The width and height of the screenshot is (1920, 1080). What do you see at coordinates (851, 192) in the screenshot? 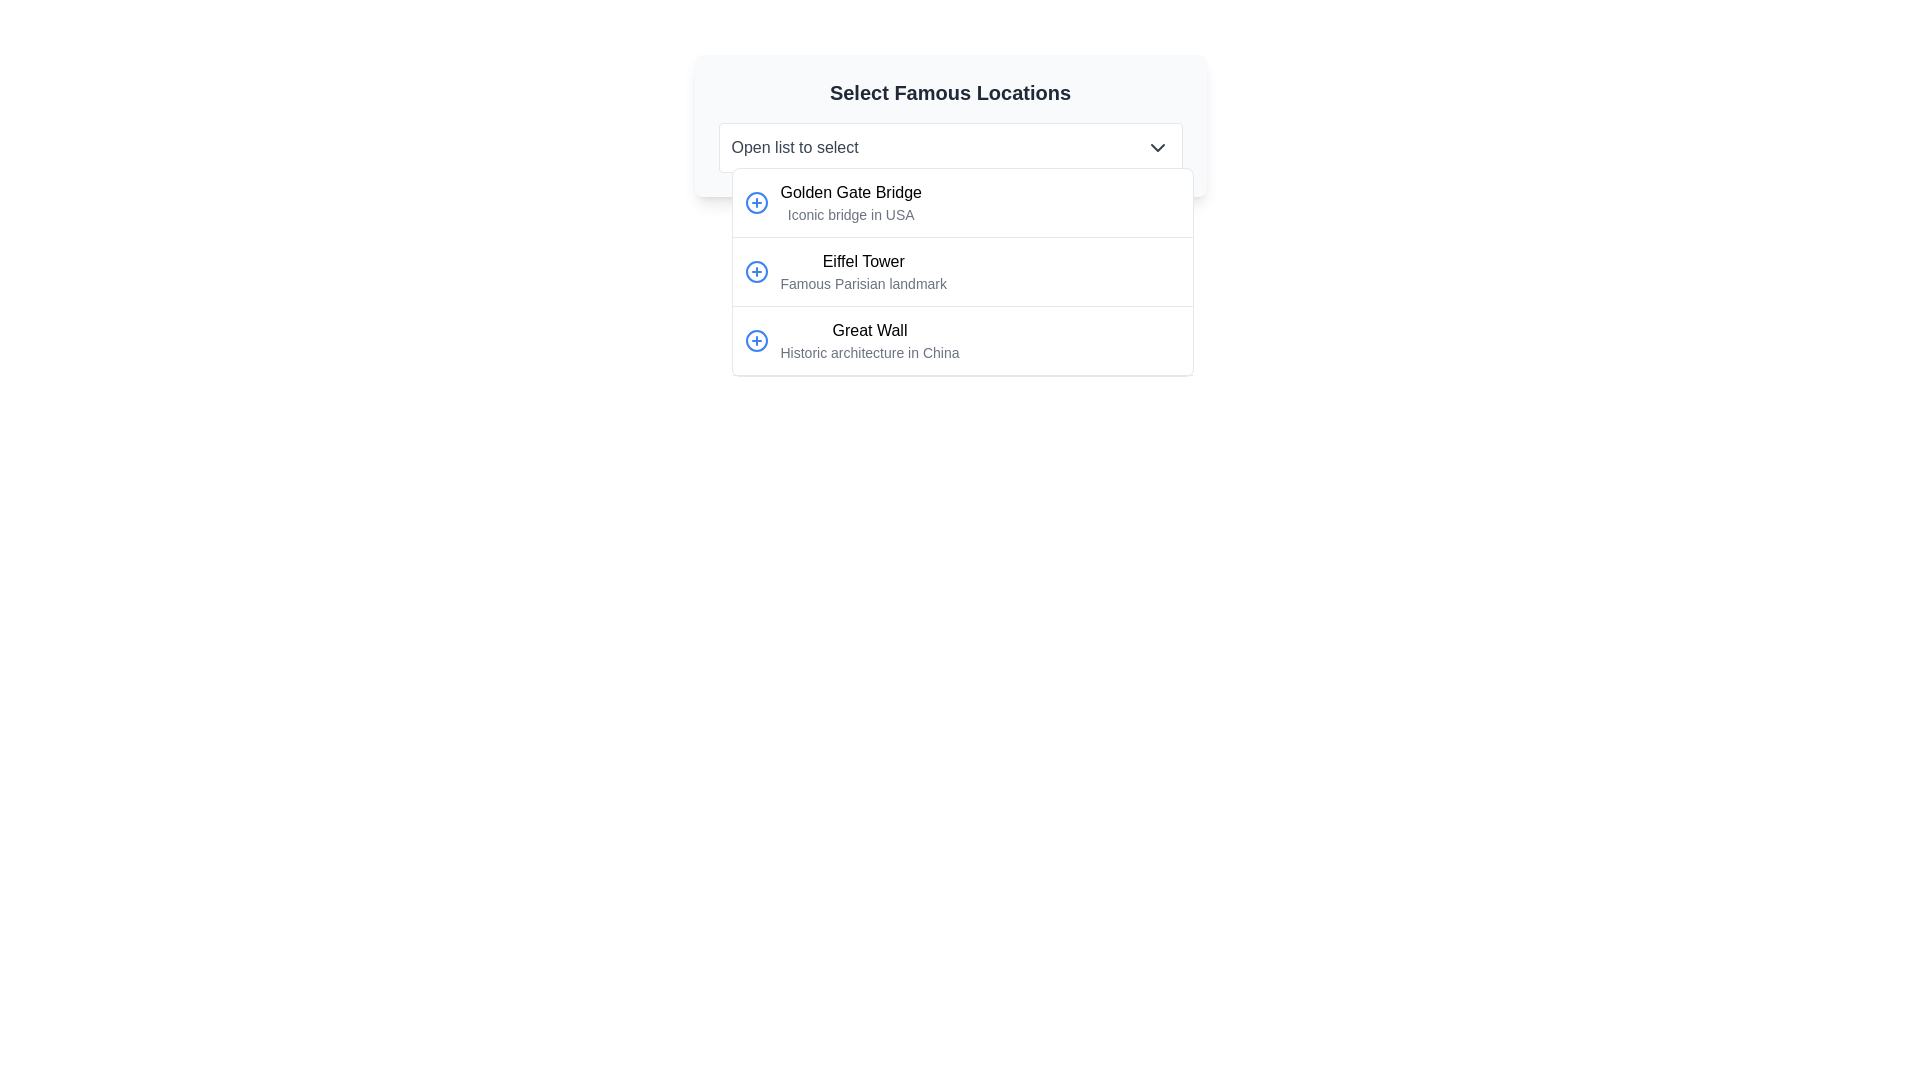
I see `the text label element displaying 'Golden Gate Bridge' in the dropdown menu under 'Select Famous Locations'` at bounding box center [851, 192].